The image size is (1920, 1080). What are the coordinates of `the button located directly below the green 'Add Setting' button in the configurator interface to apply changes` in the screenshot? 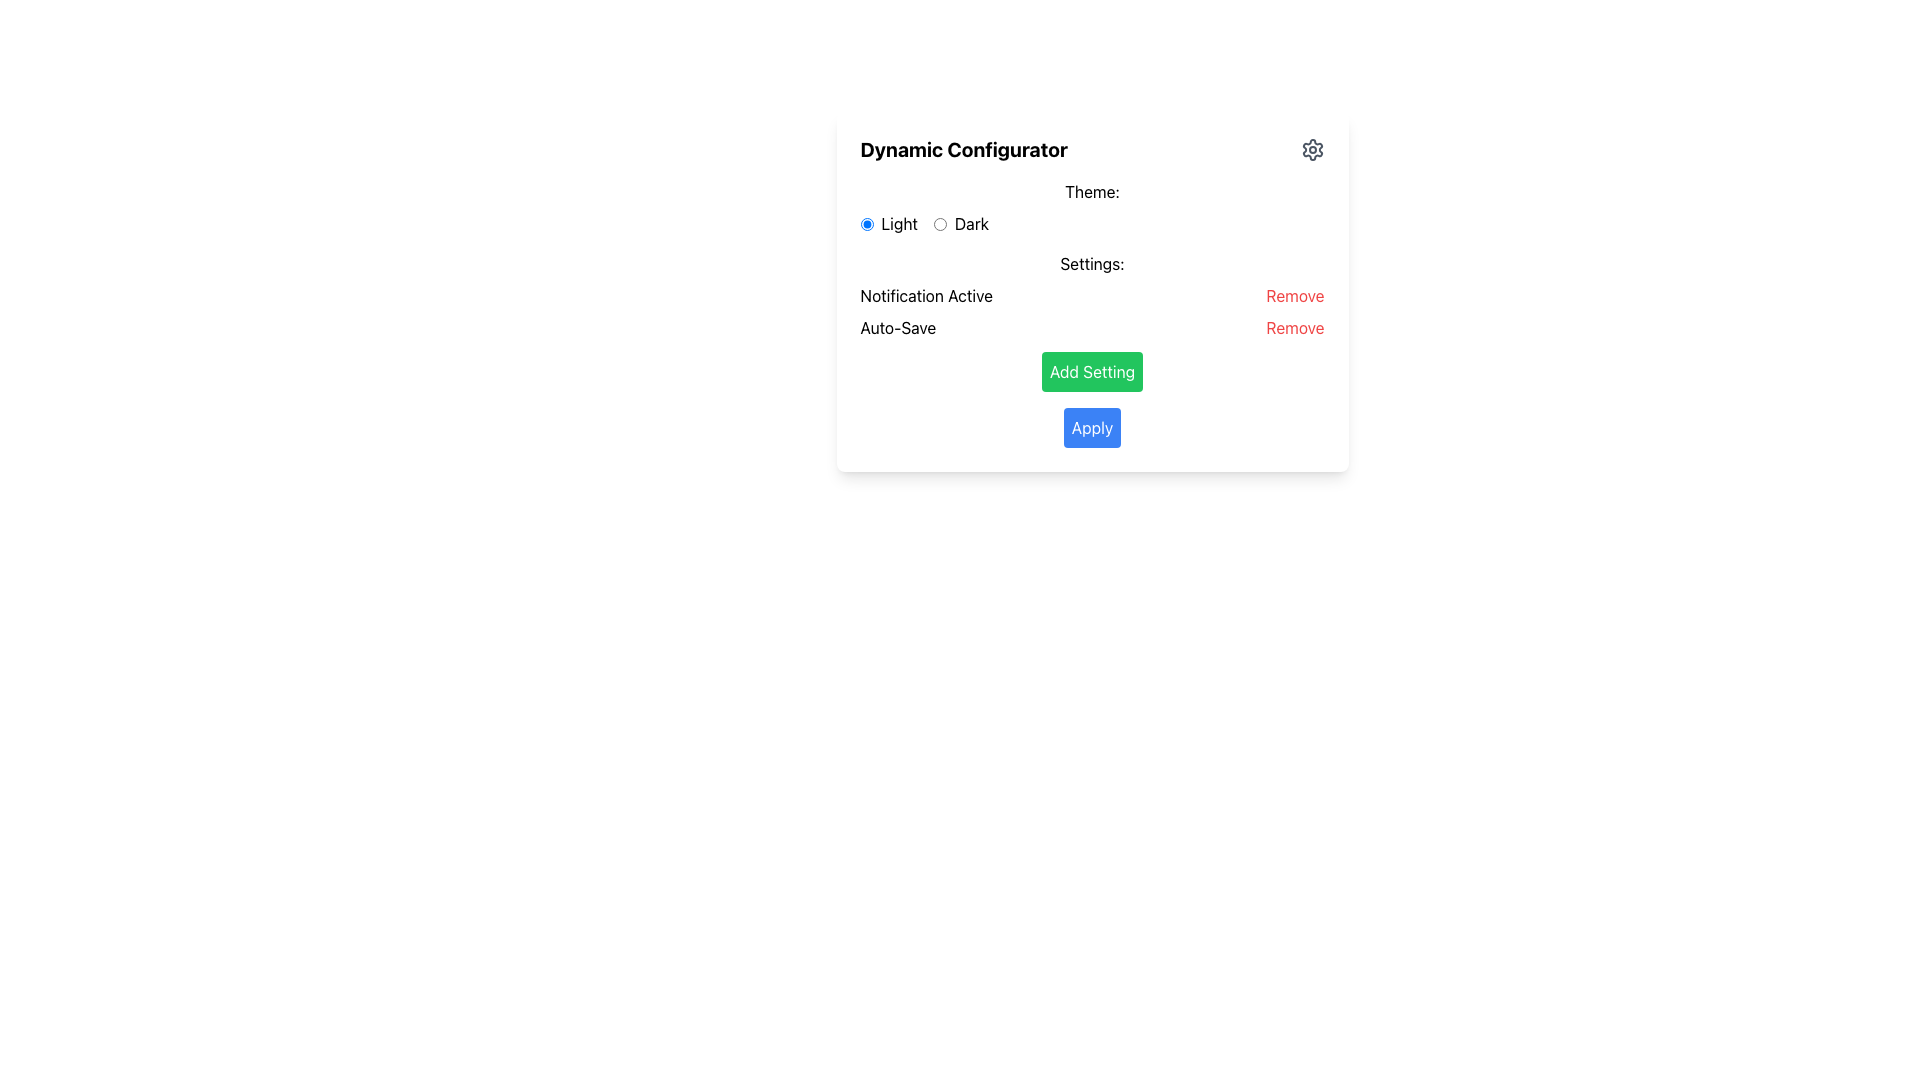 It's located at (1091, 427).